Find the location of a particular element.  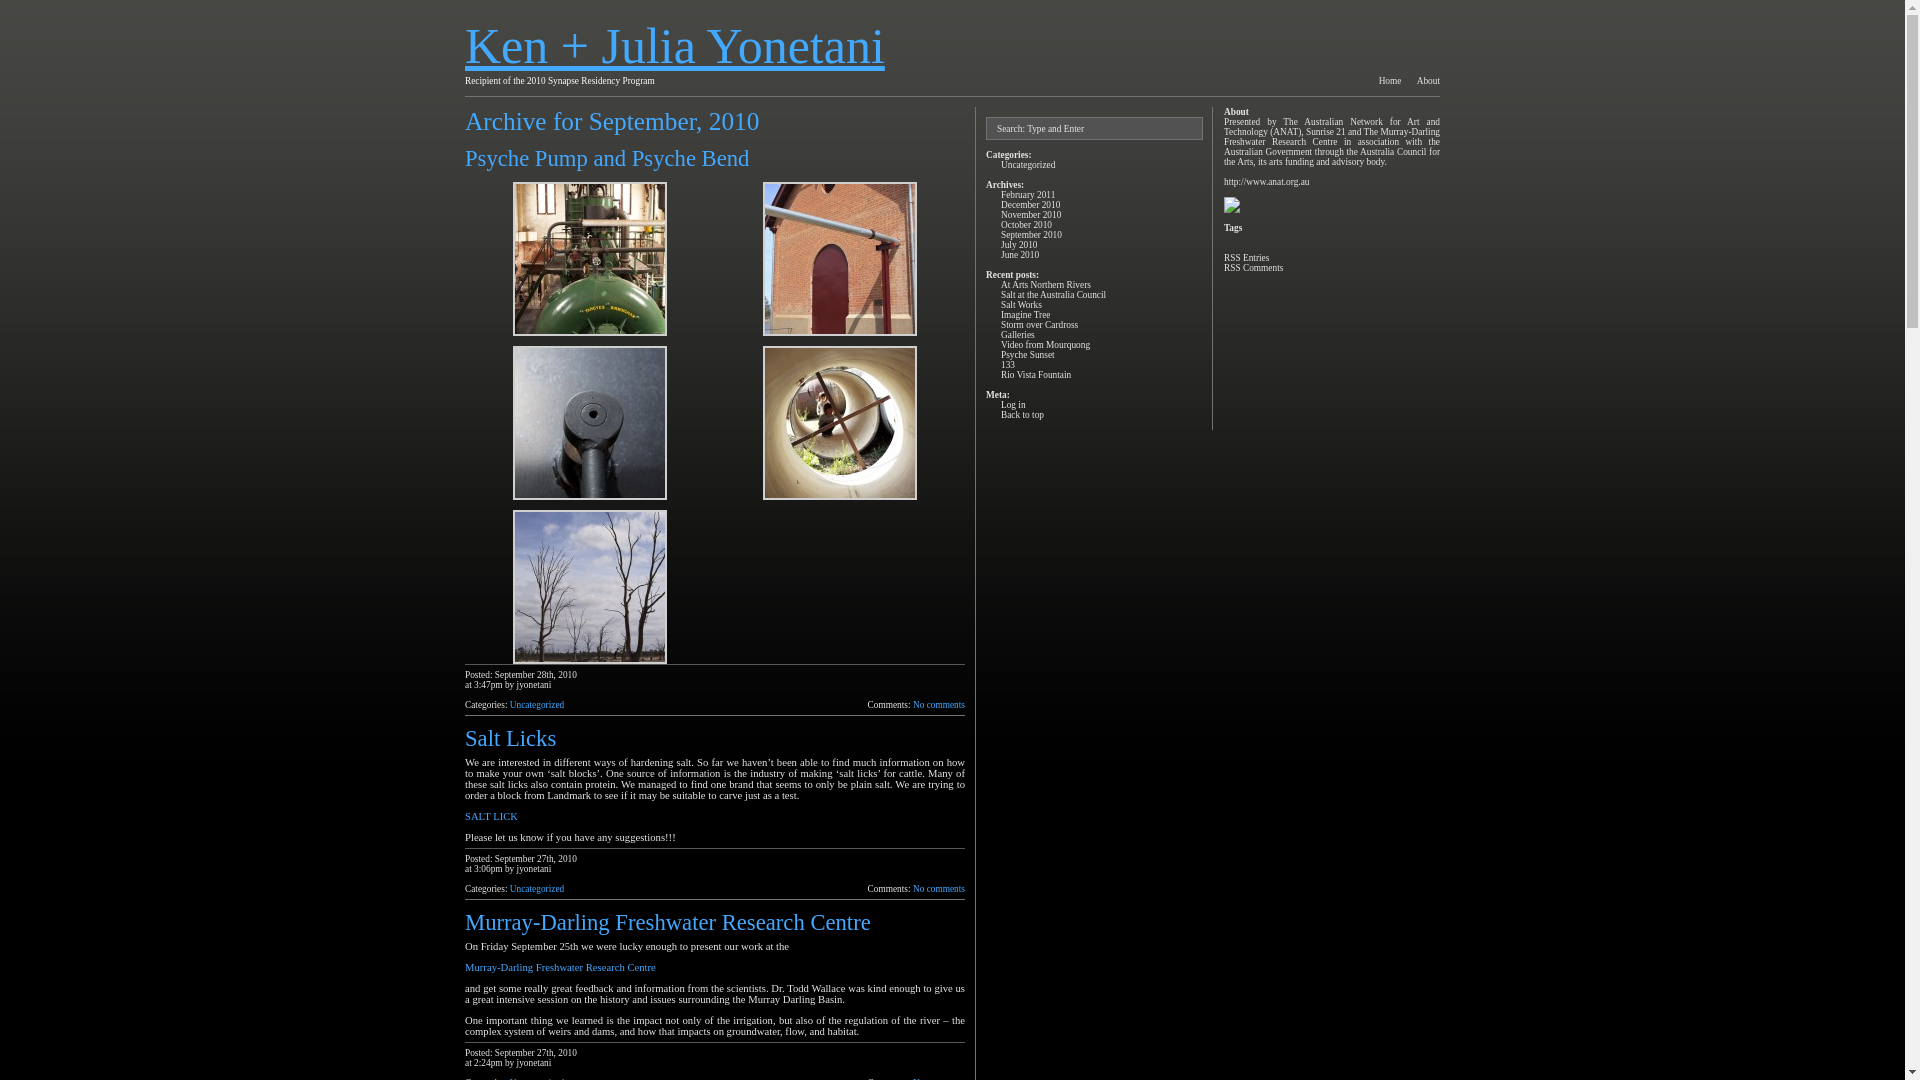

'Galleries' is located at coordinates (1017, 334).